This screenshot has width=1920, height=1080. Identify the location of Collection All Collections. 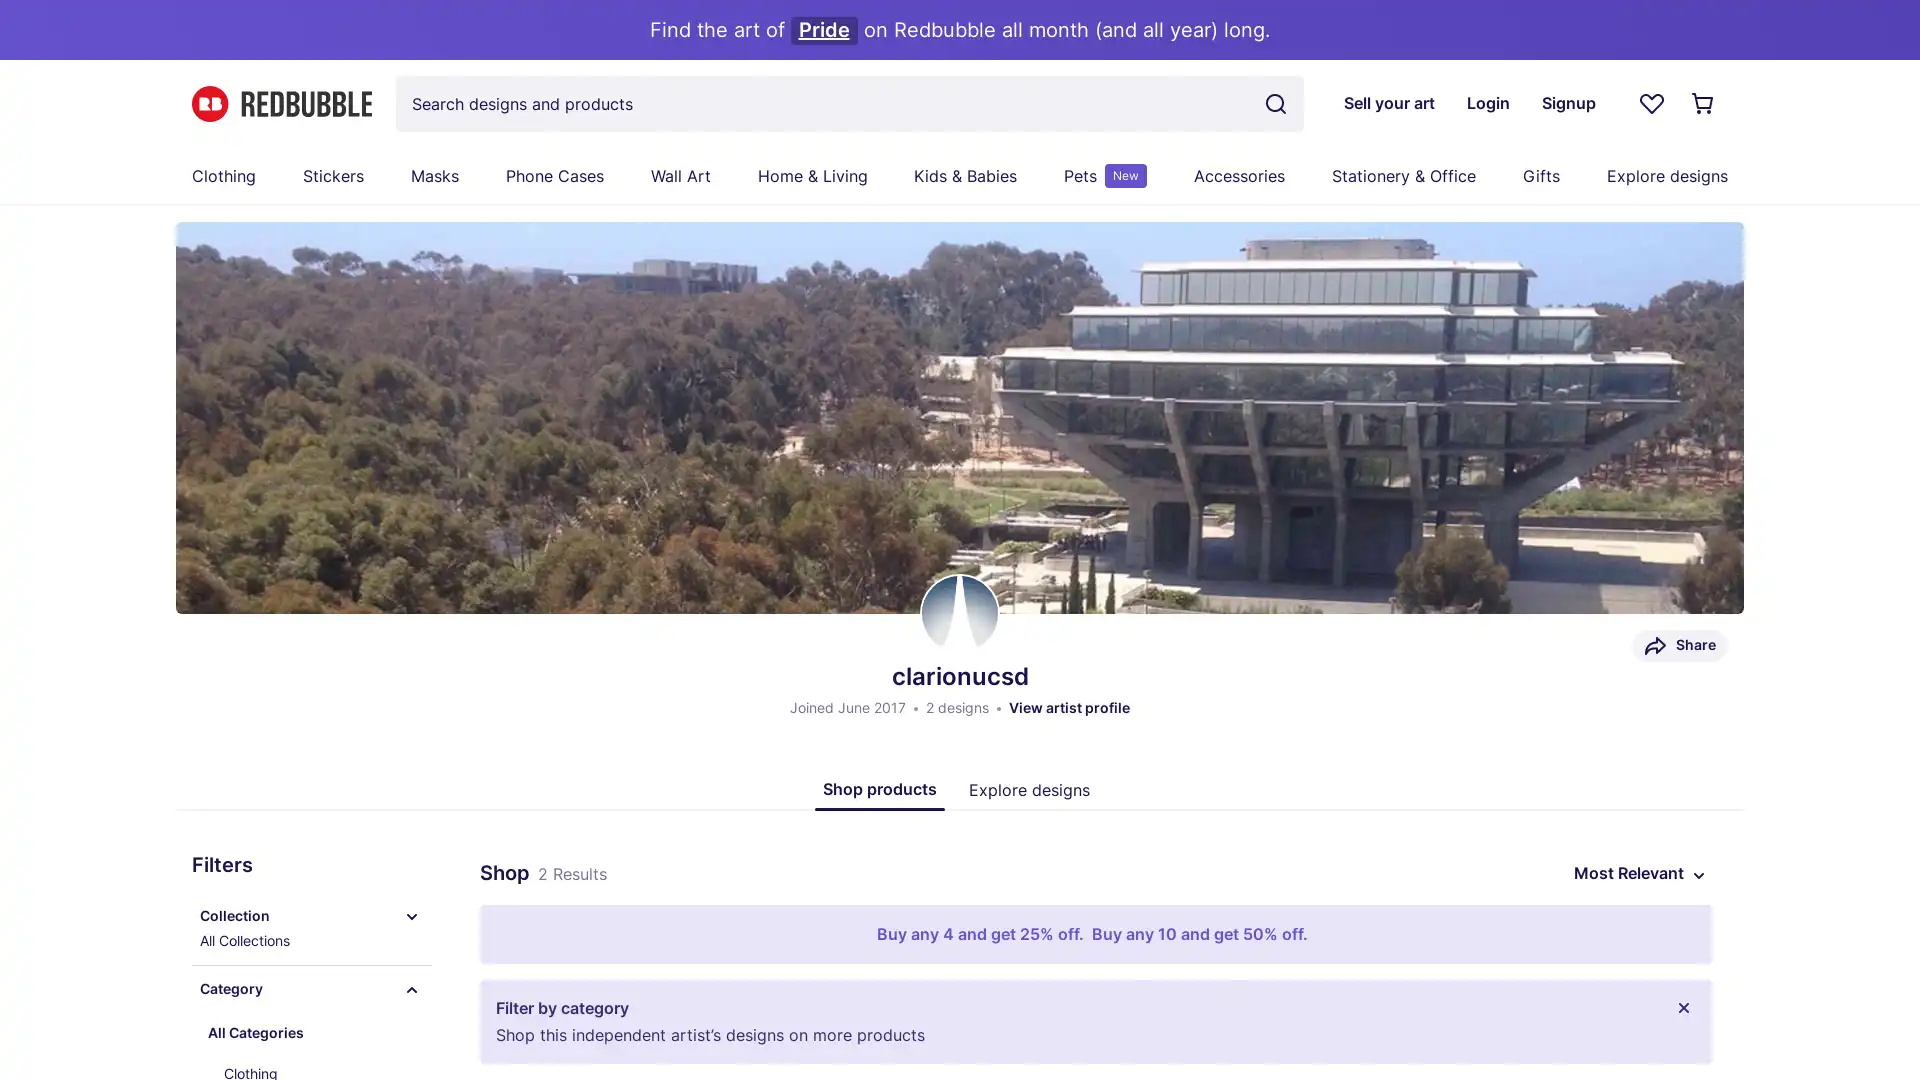
(311, 929).